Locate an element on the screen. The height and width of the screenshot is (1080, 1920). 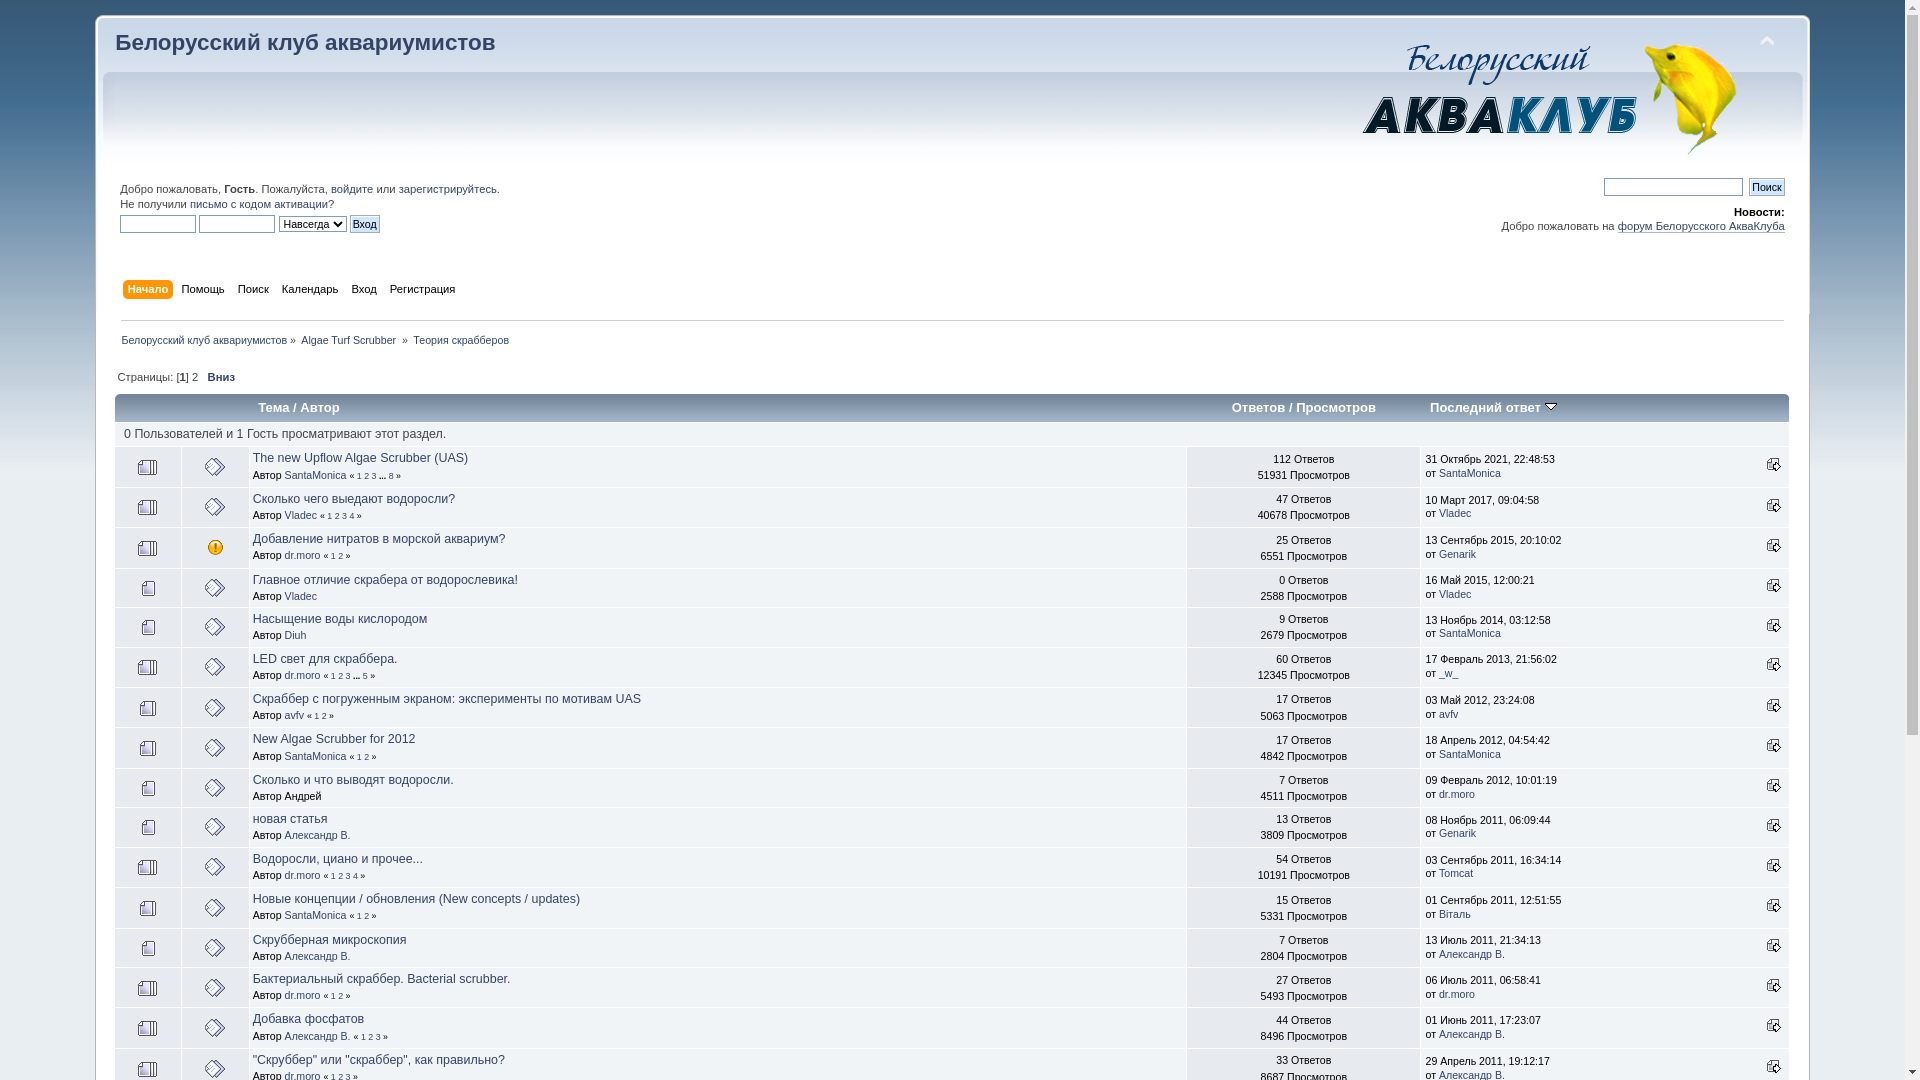
'SantaMonica' is located at coordinates (315, 474).